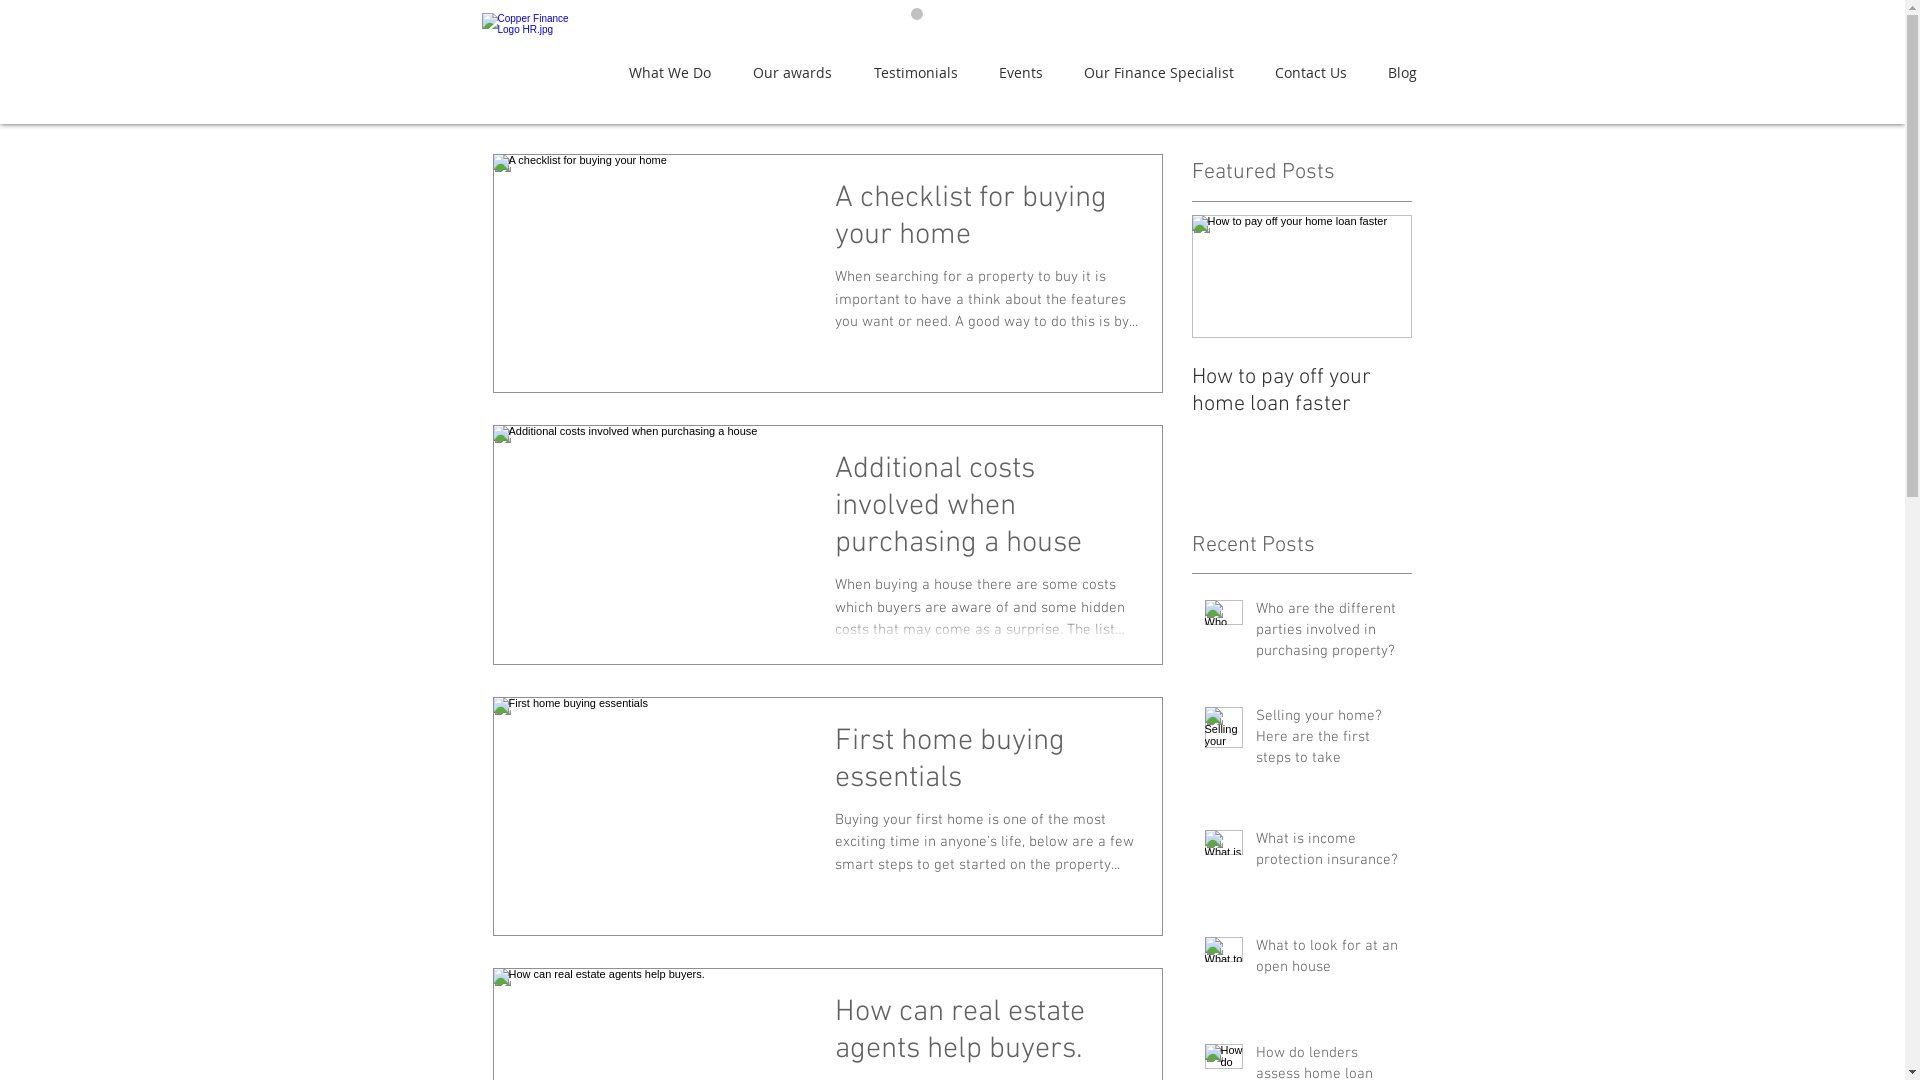  What do you see at coordinates (1026, 71) in the screenshot?
I see `'Events'` at bounding box center [1026, 71].